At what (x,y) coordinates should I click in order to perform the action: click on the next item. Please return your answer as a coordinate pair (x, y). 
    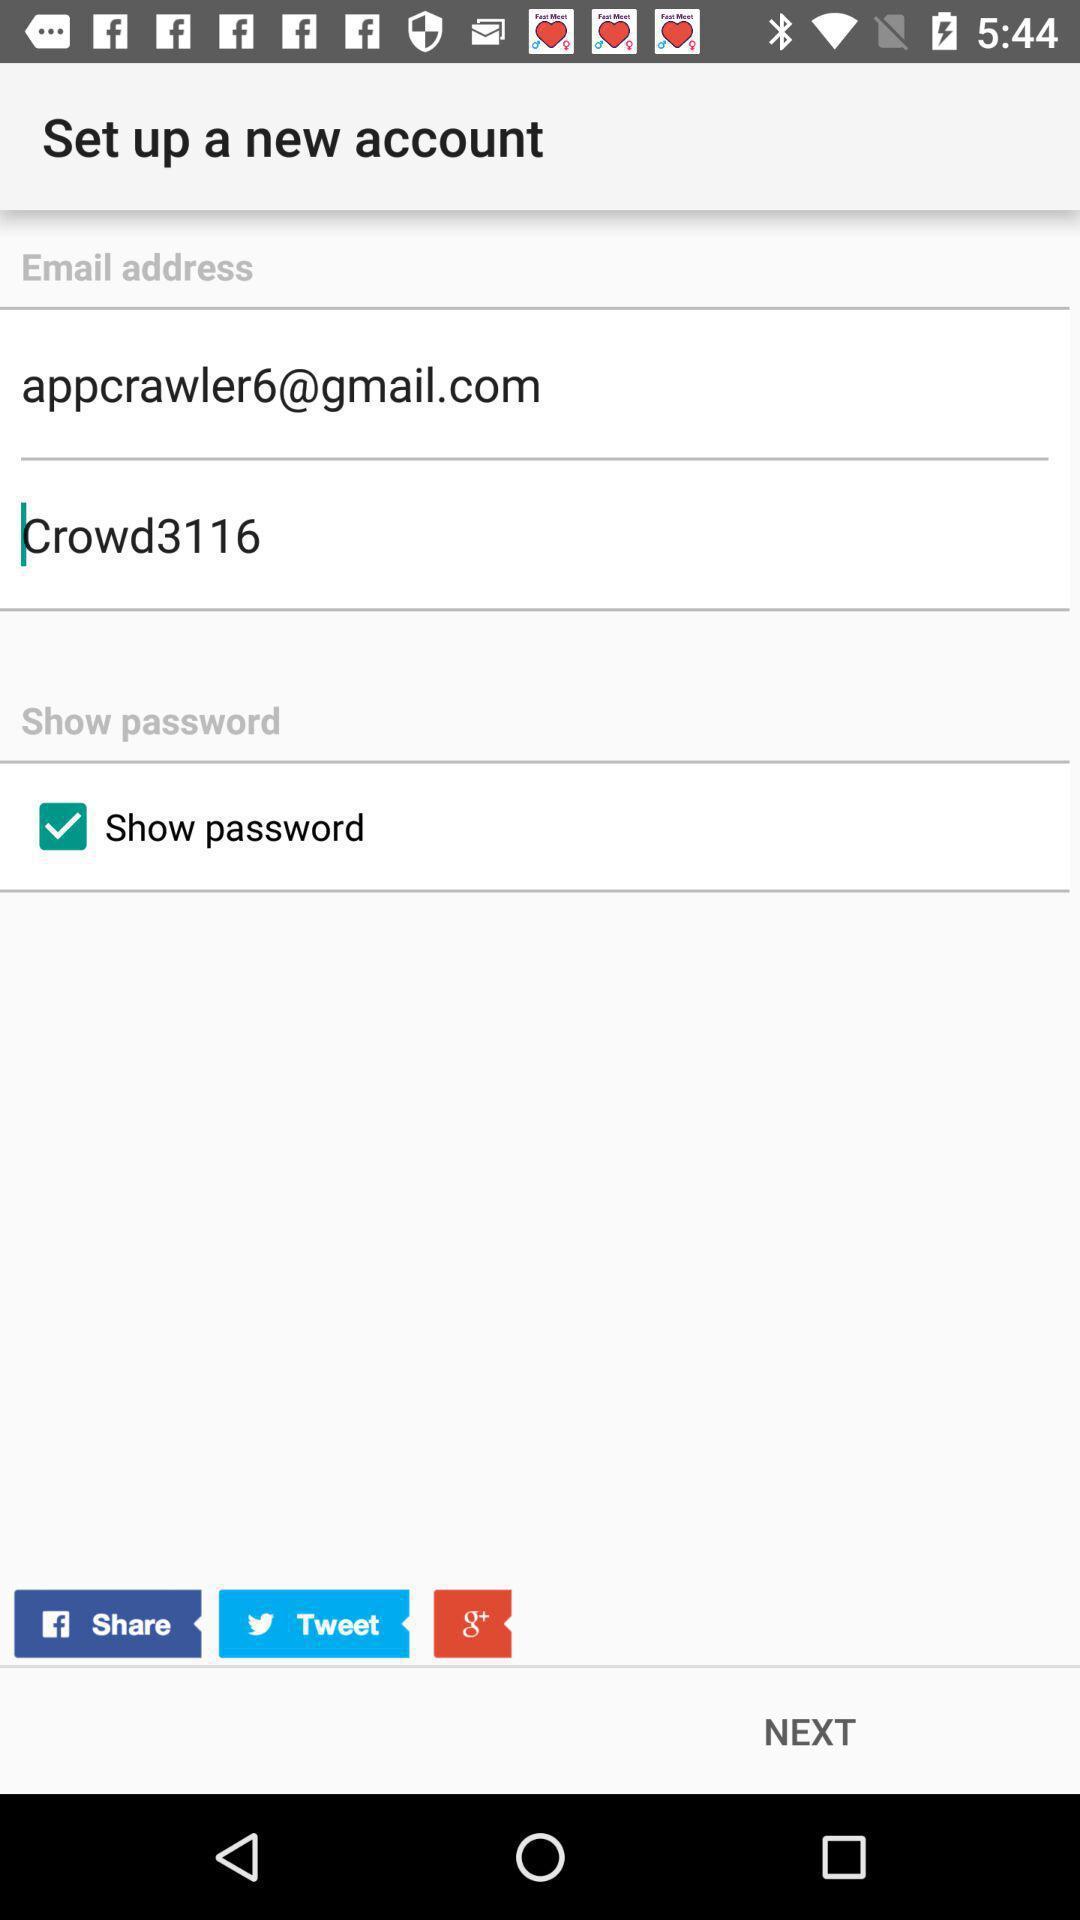
    Looking at the image, I should click on (810, 1730).